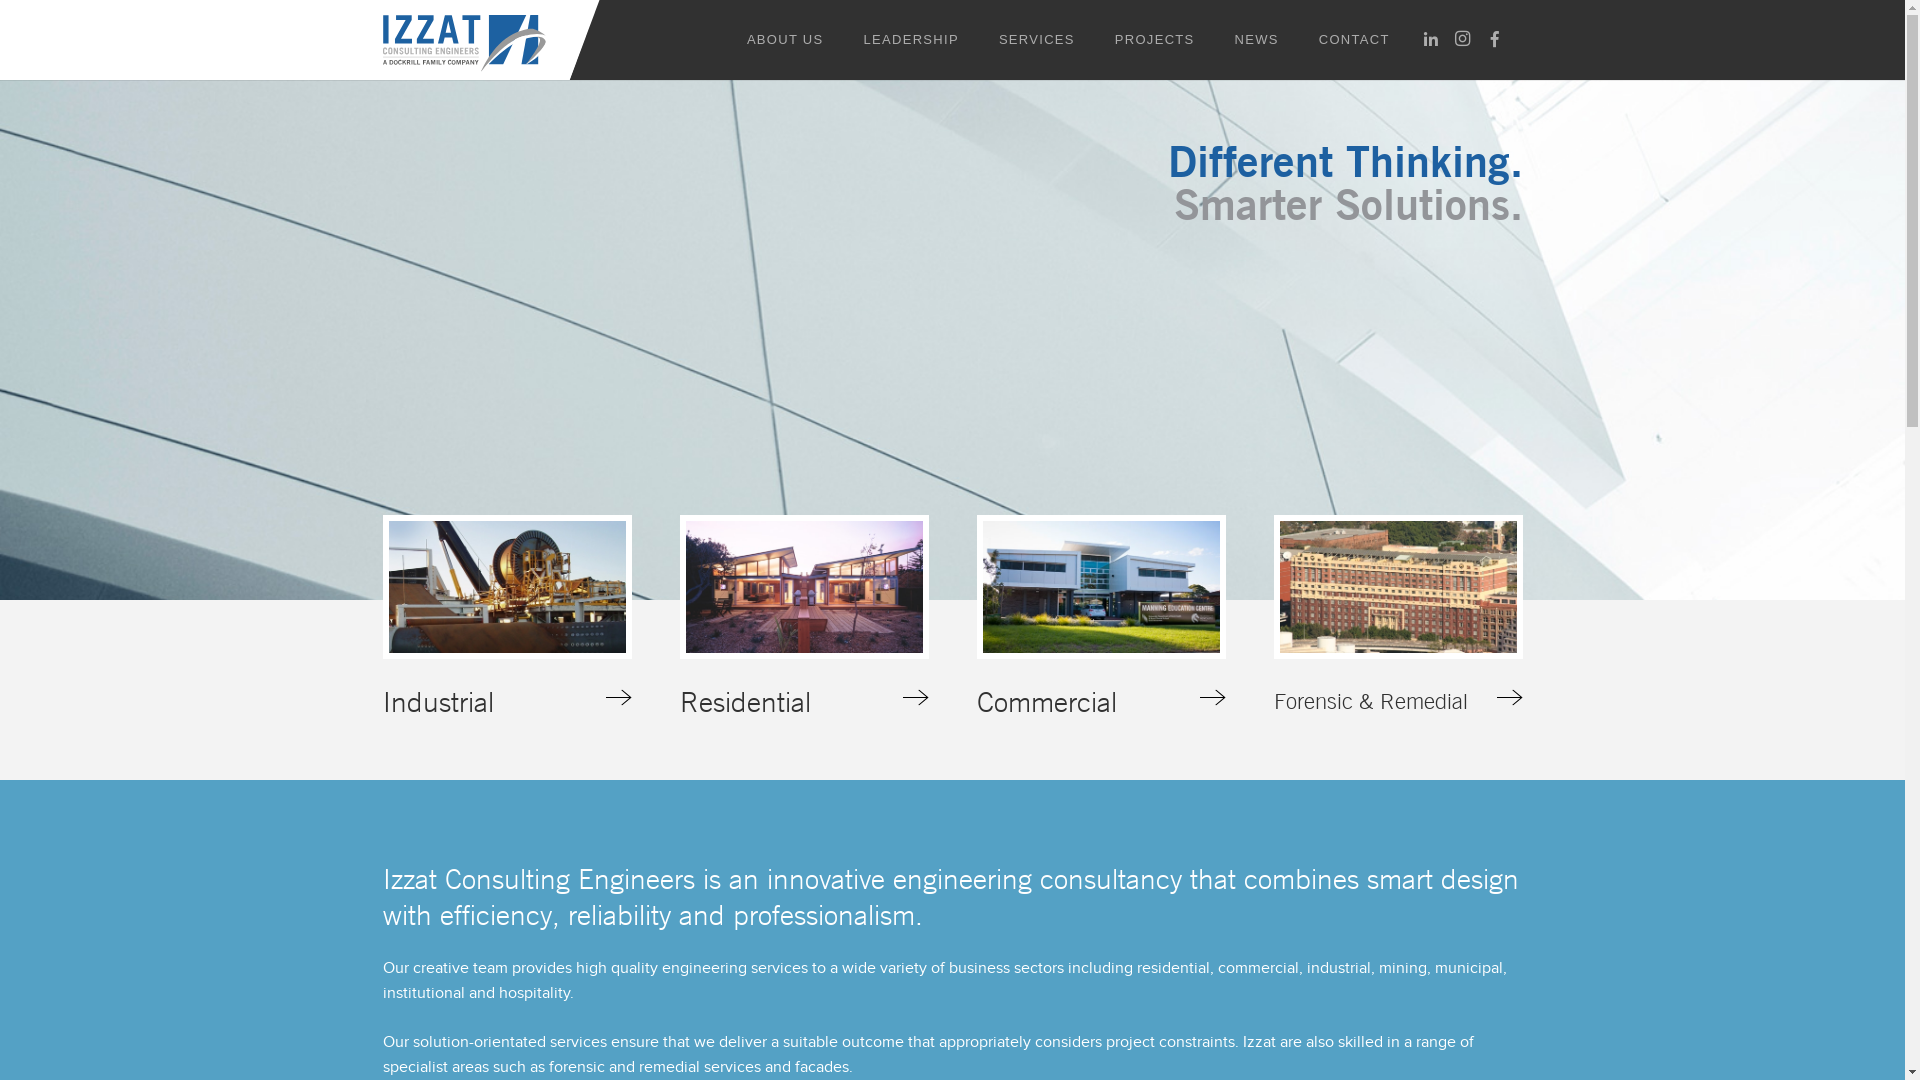  What do you see at coordinates (680, 616) in the screenshot?
I see `'Residential'` at bounding box center [680, 616].